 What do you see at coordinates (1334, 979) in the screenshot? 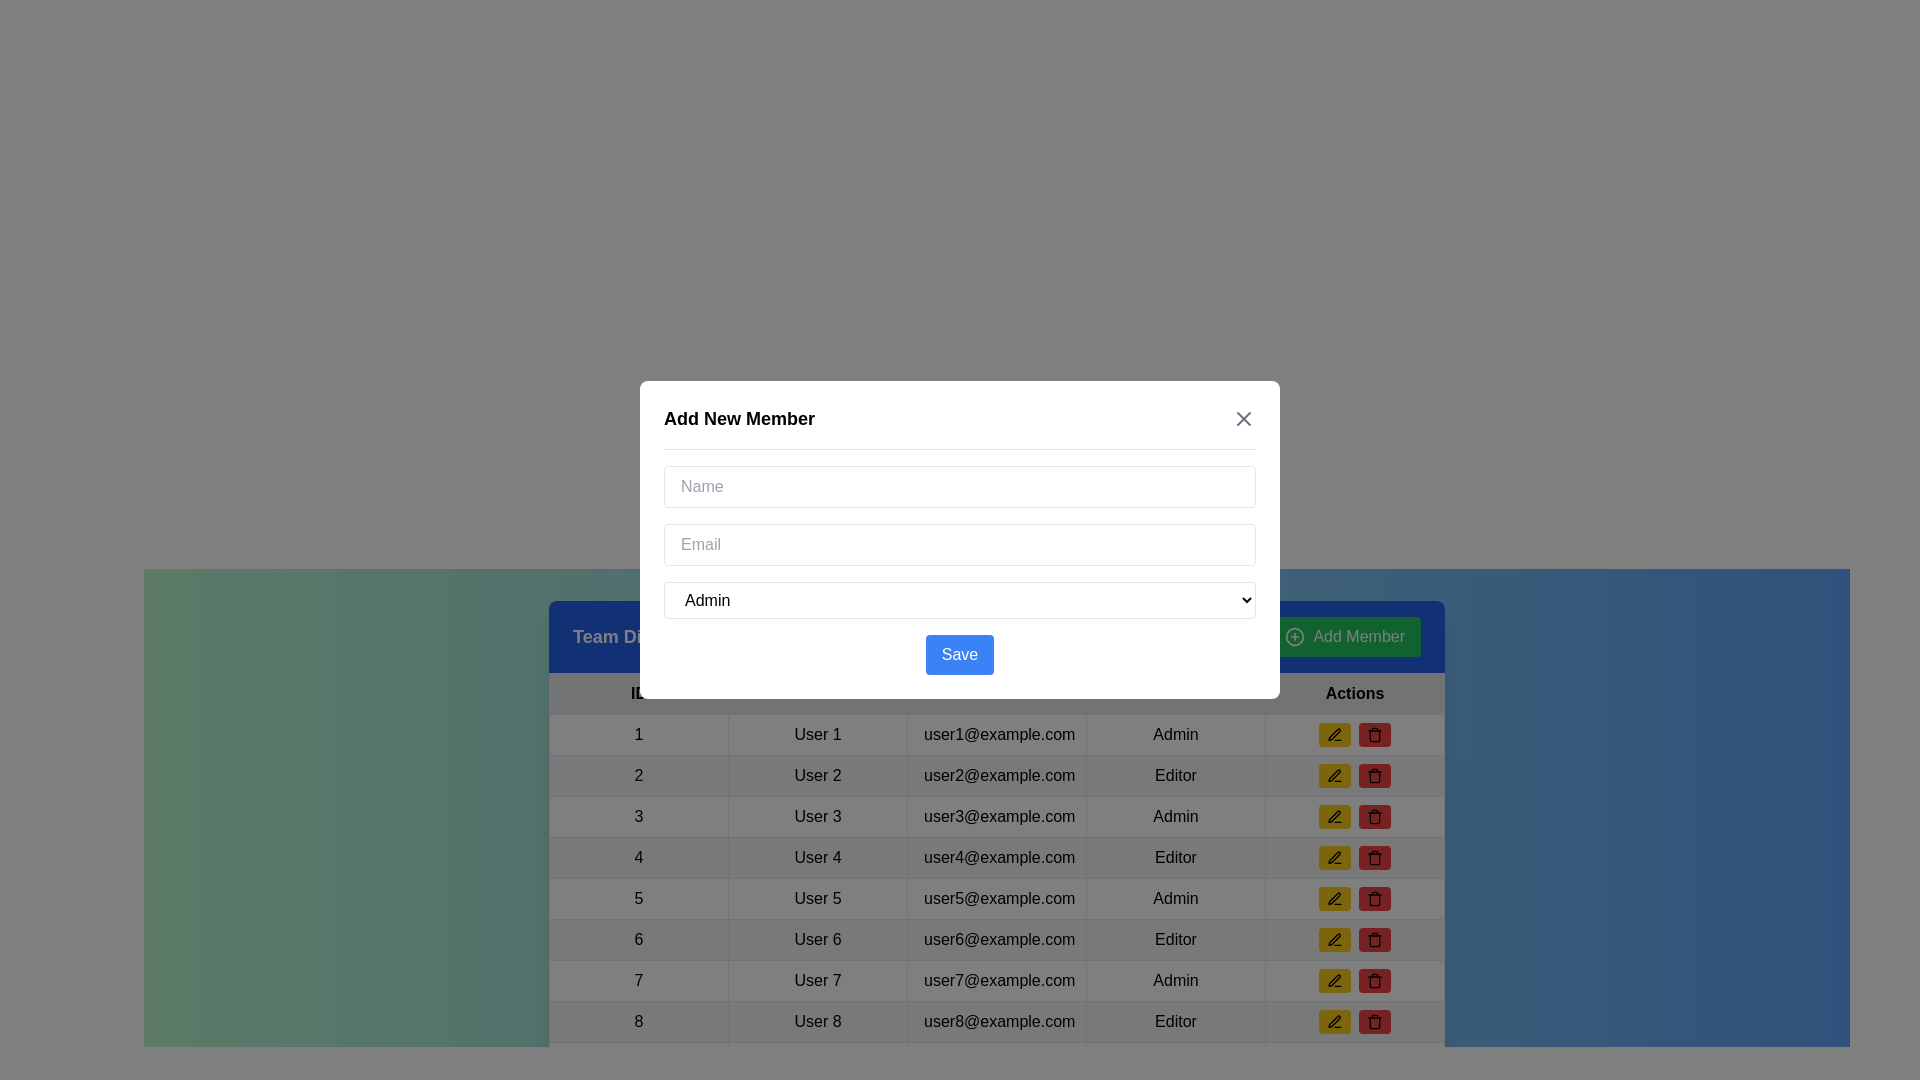
I see `the edit icon embedded in the yellow button located in the Actions column of the eighth row of the data table` at bounding box center [1334, 979].